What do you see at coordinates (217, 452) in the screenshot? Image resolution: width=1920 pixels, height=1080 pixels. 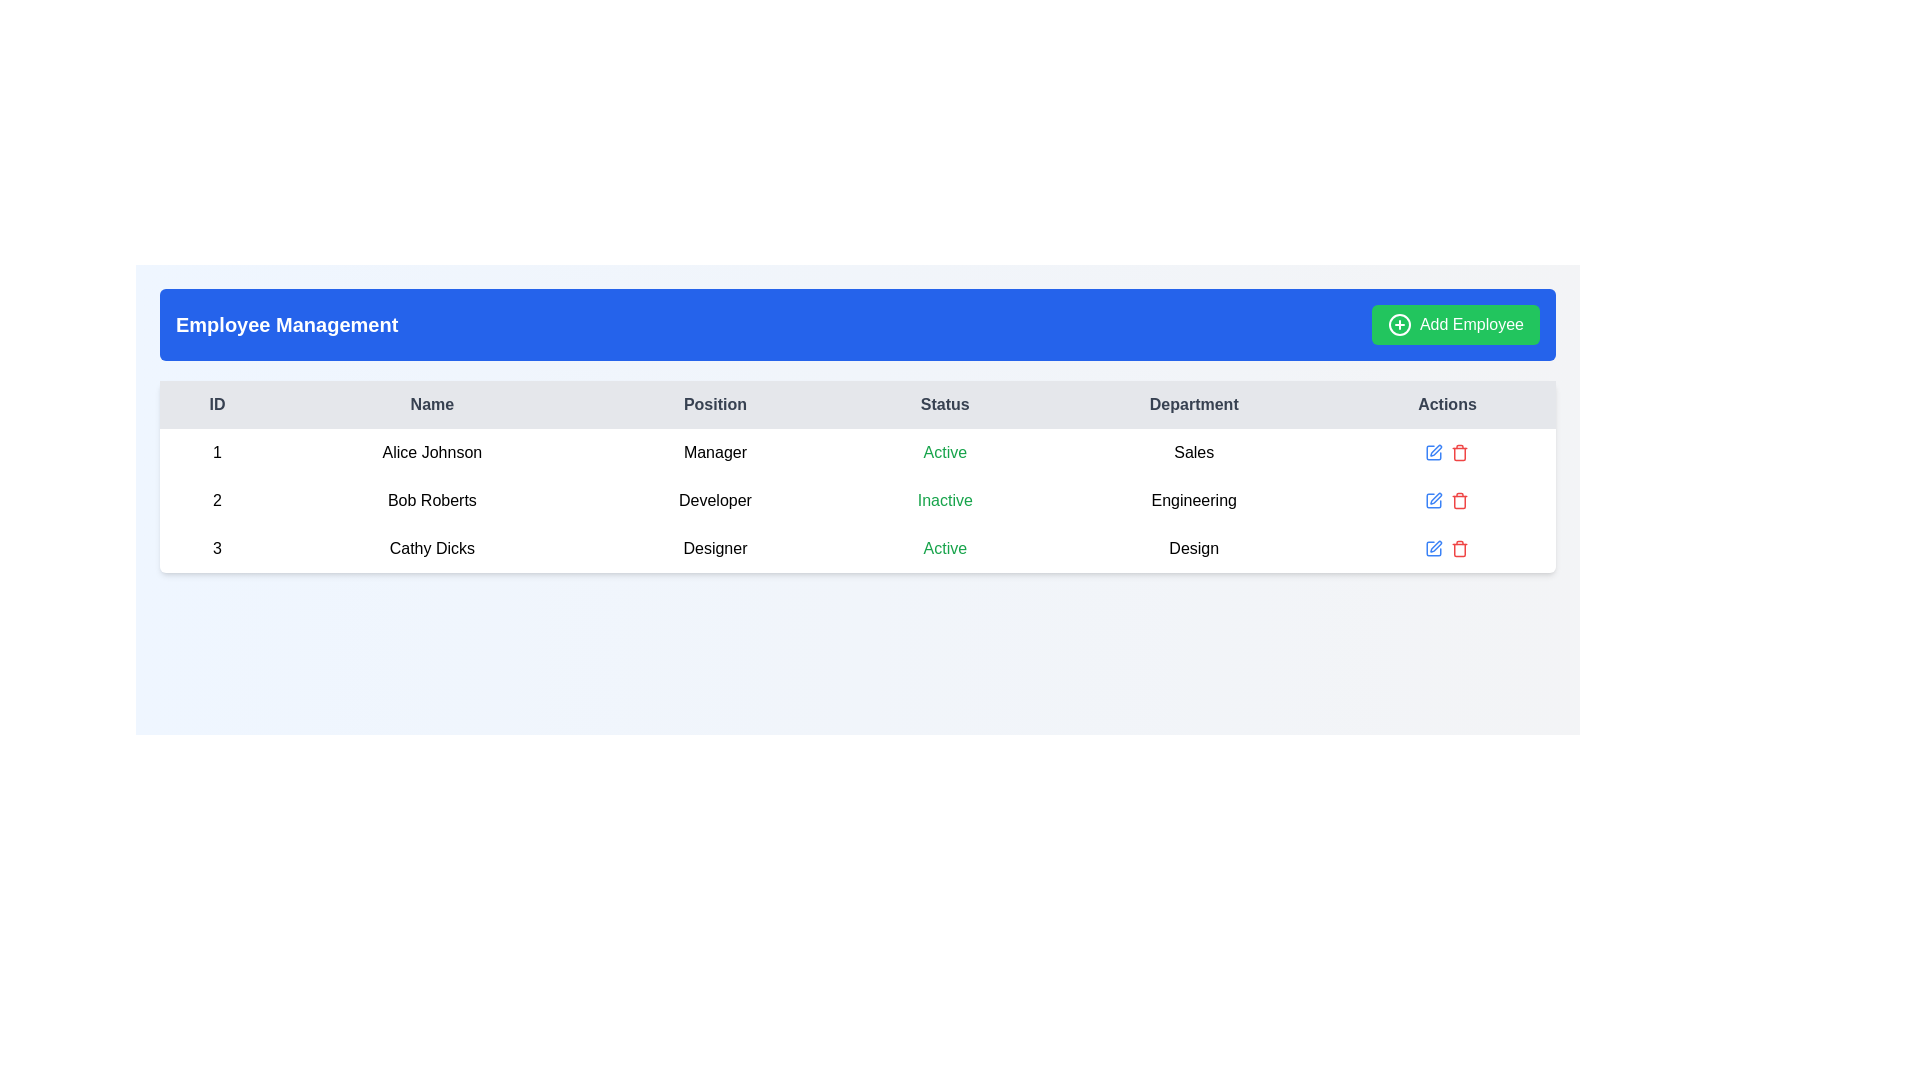 I see `value '1' from the Table Cell located in the first row of the ID column, which serves as an identifier for the row` at bounding box center [217, 452].